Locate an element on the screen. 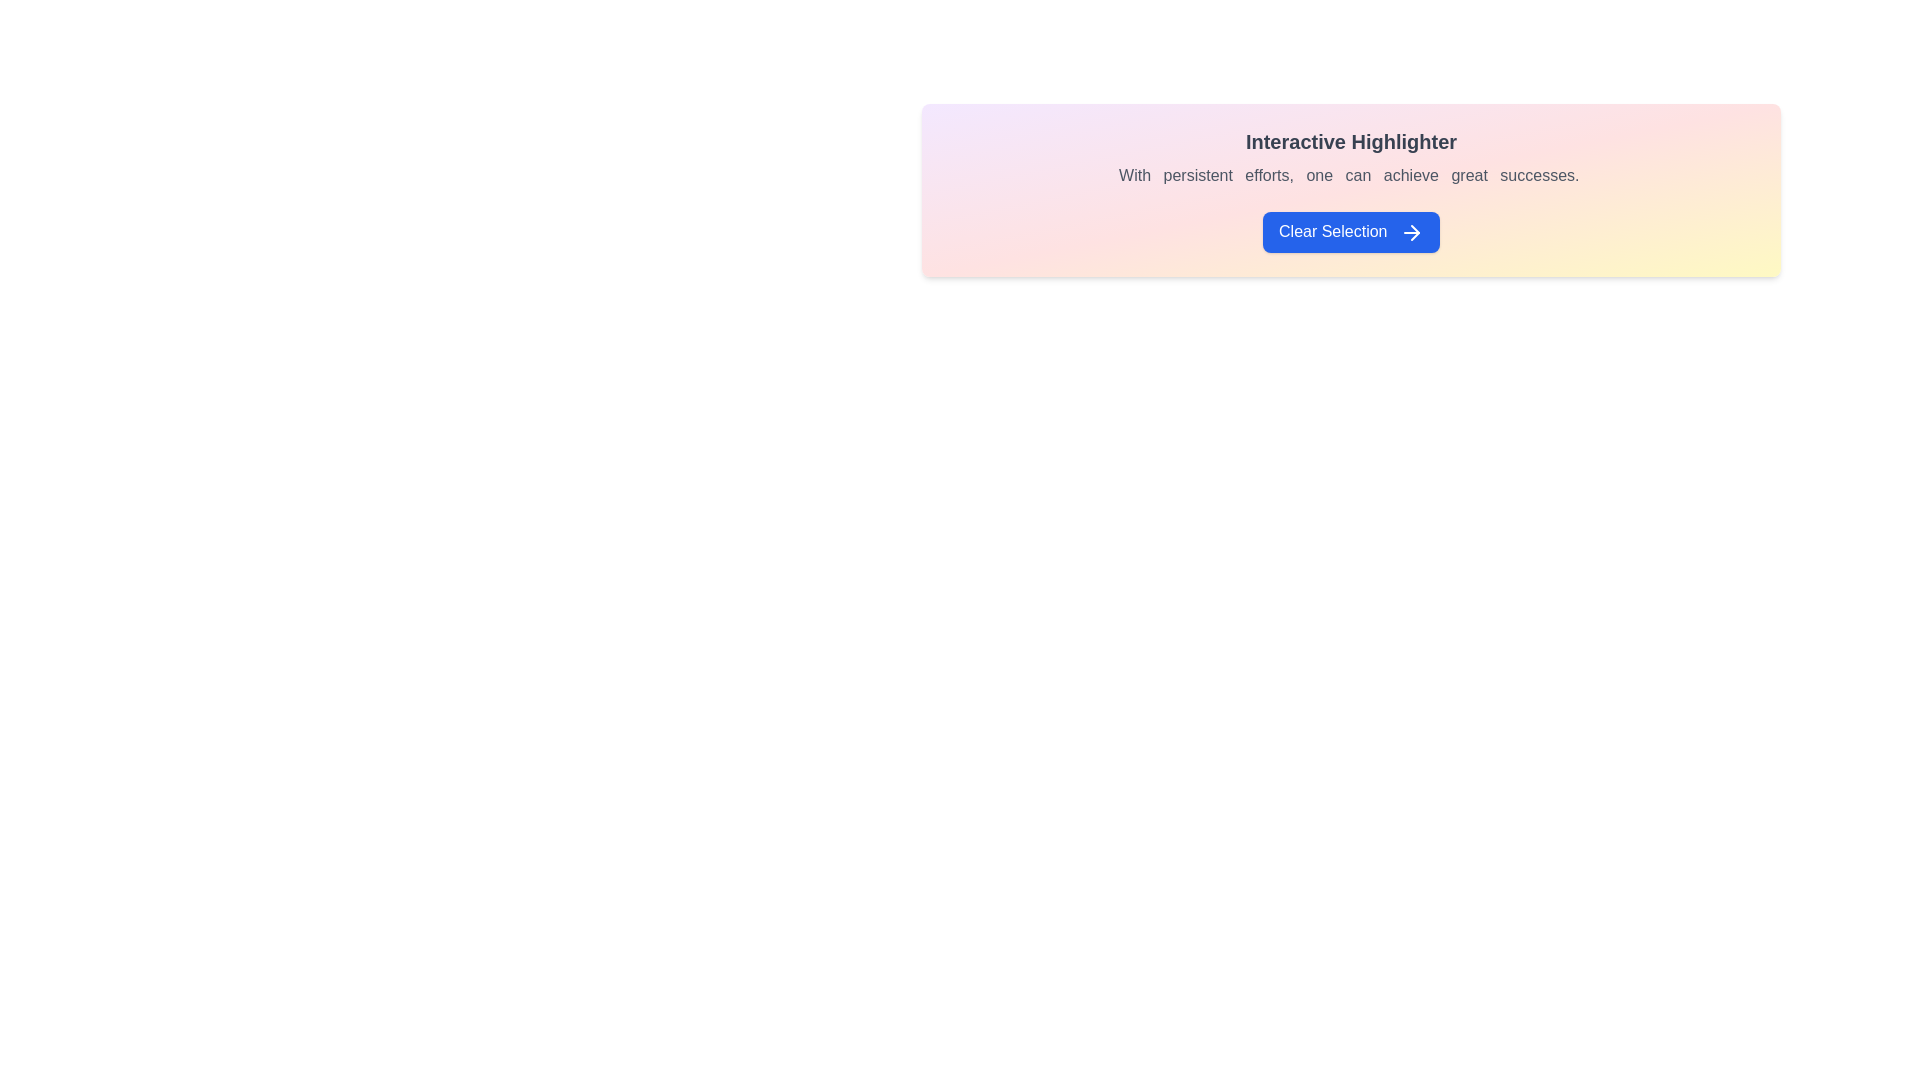 The height and width of the screenshot is (1080, 1920). the icon located at the far right end of the 'Clear Selection' button, which serves as a decorative enhancement to indicate progression or navigation is located at coordinates (1410, 231).